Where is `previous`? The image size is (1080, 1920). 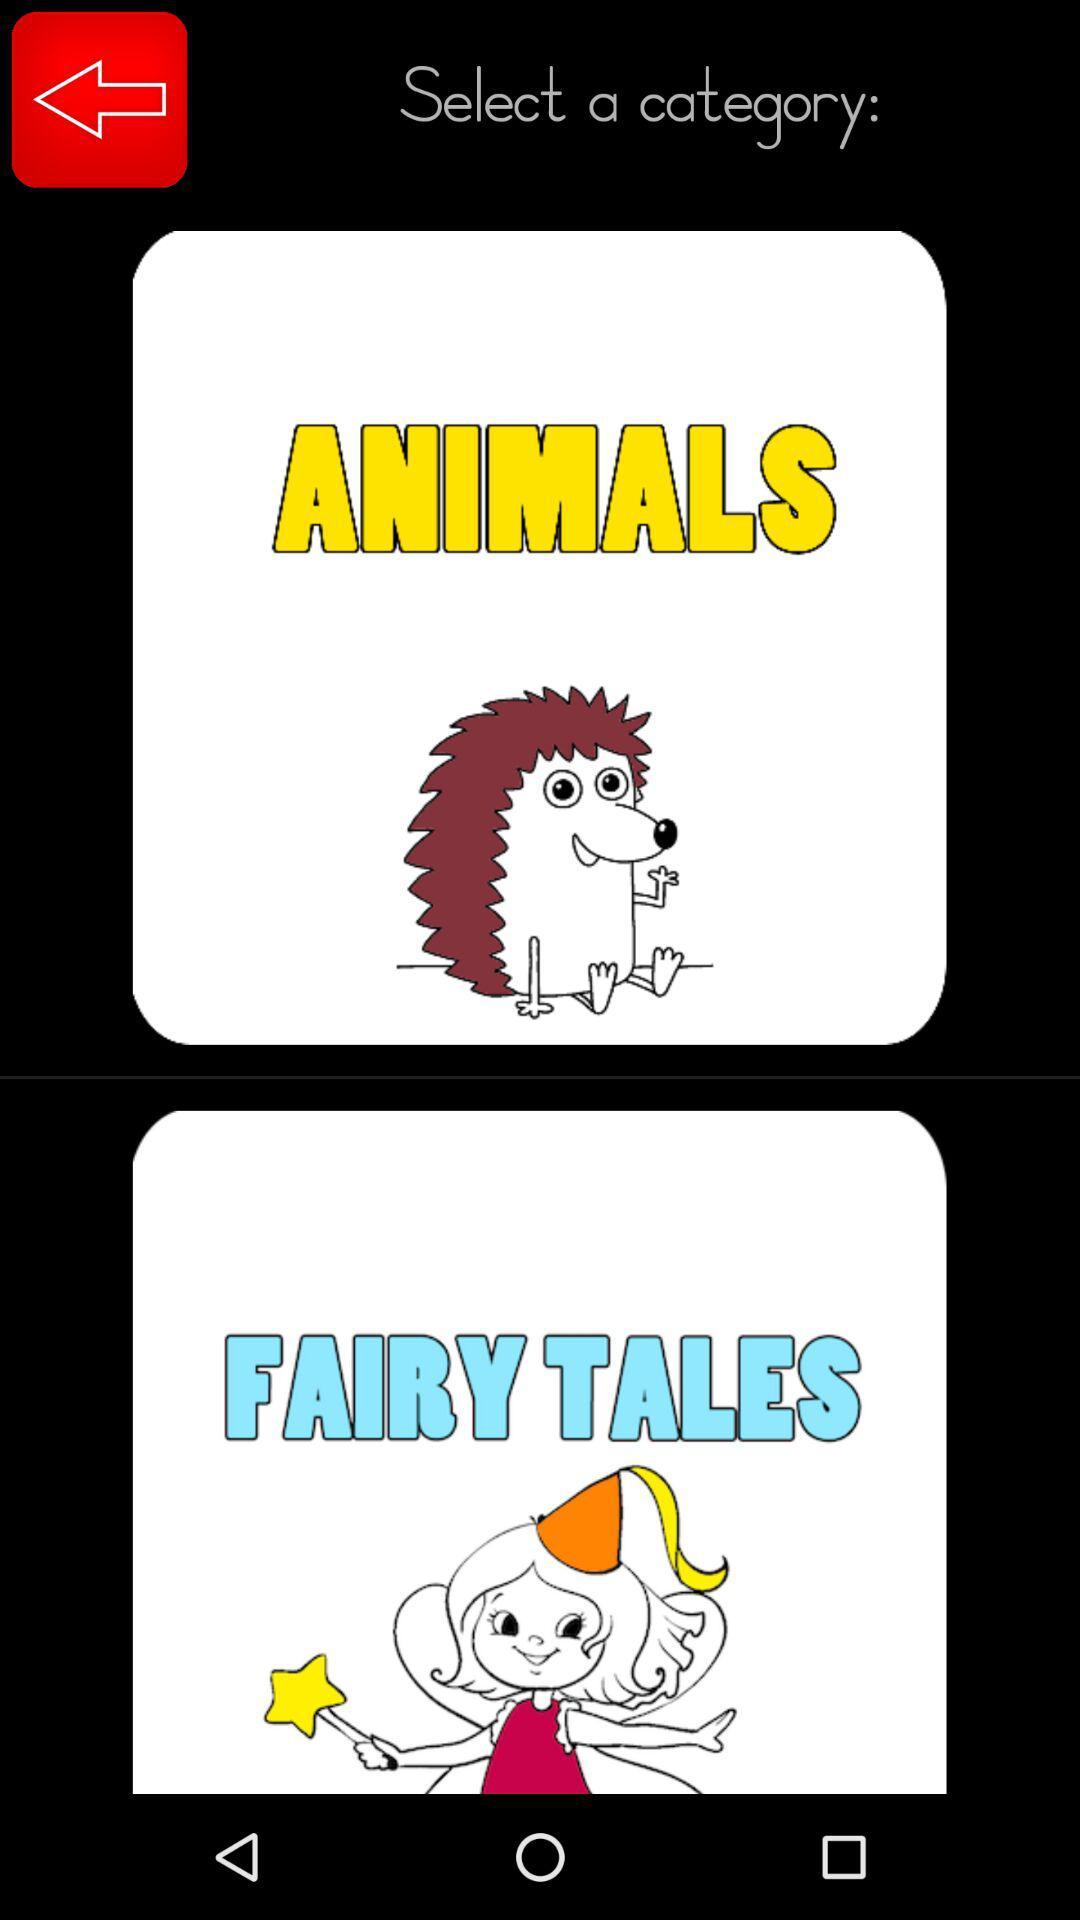 previous is located at coordinates (99, 98).